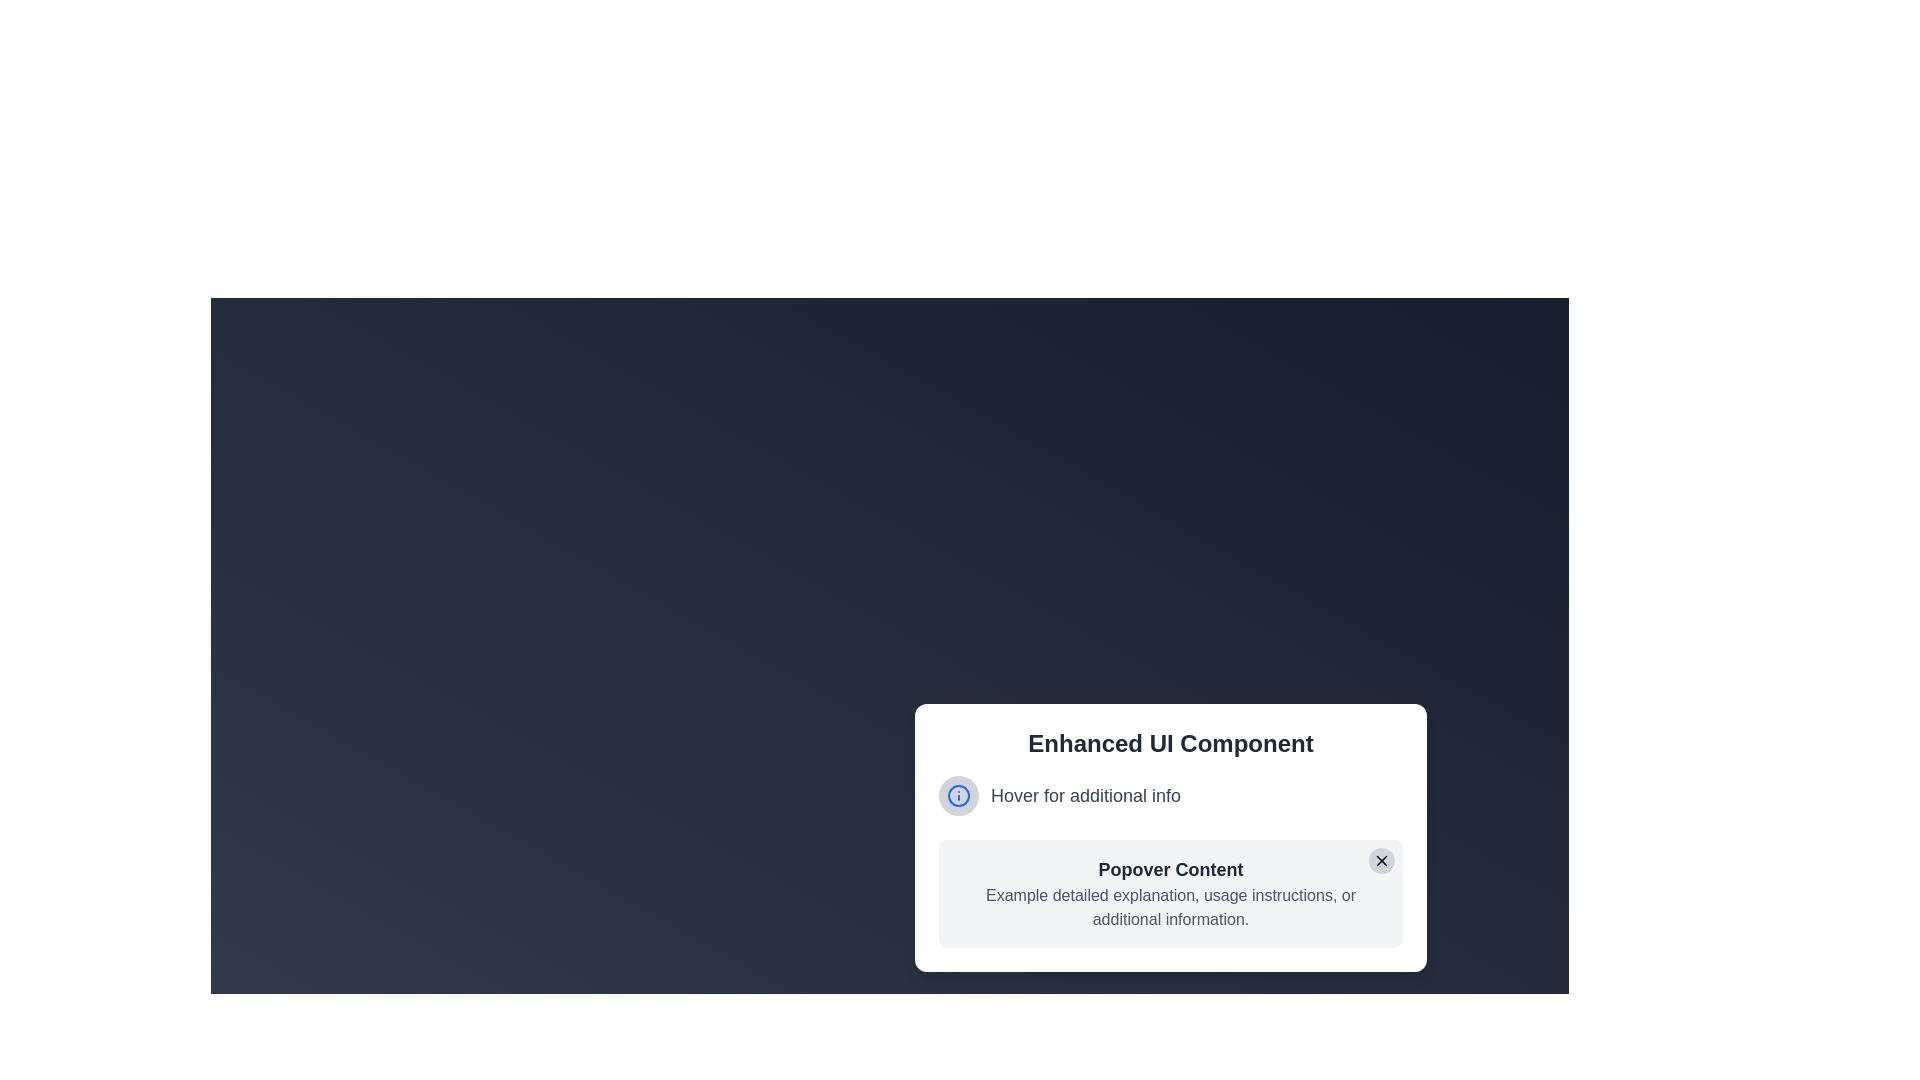 The height and width of the screenshot is (1080, 1920). I want to click on the circular blue-bordered icon containing an exclamation mark, so click(958, 794).